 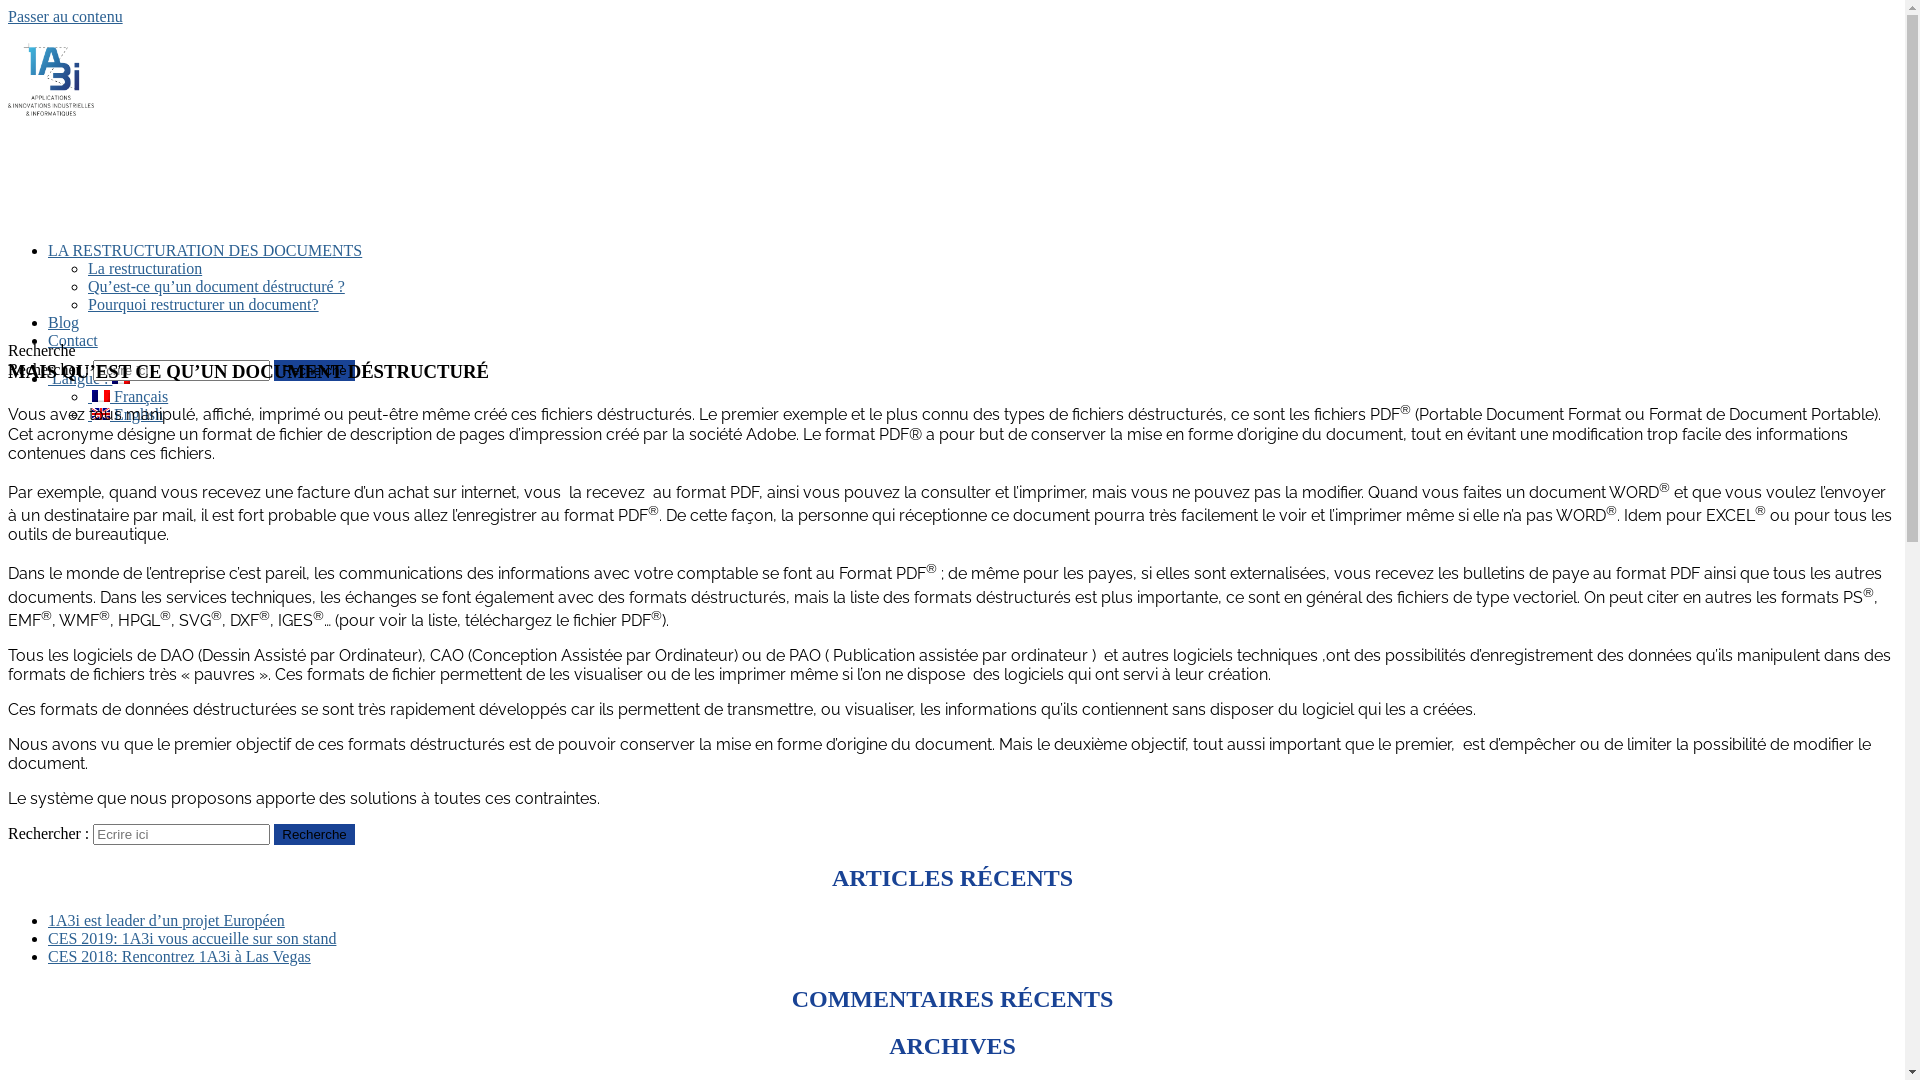 What do you see at coordinates (312, 834) in the screenshot?
I see `'Recherche'` at bounding box center [312, 834].